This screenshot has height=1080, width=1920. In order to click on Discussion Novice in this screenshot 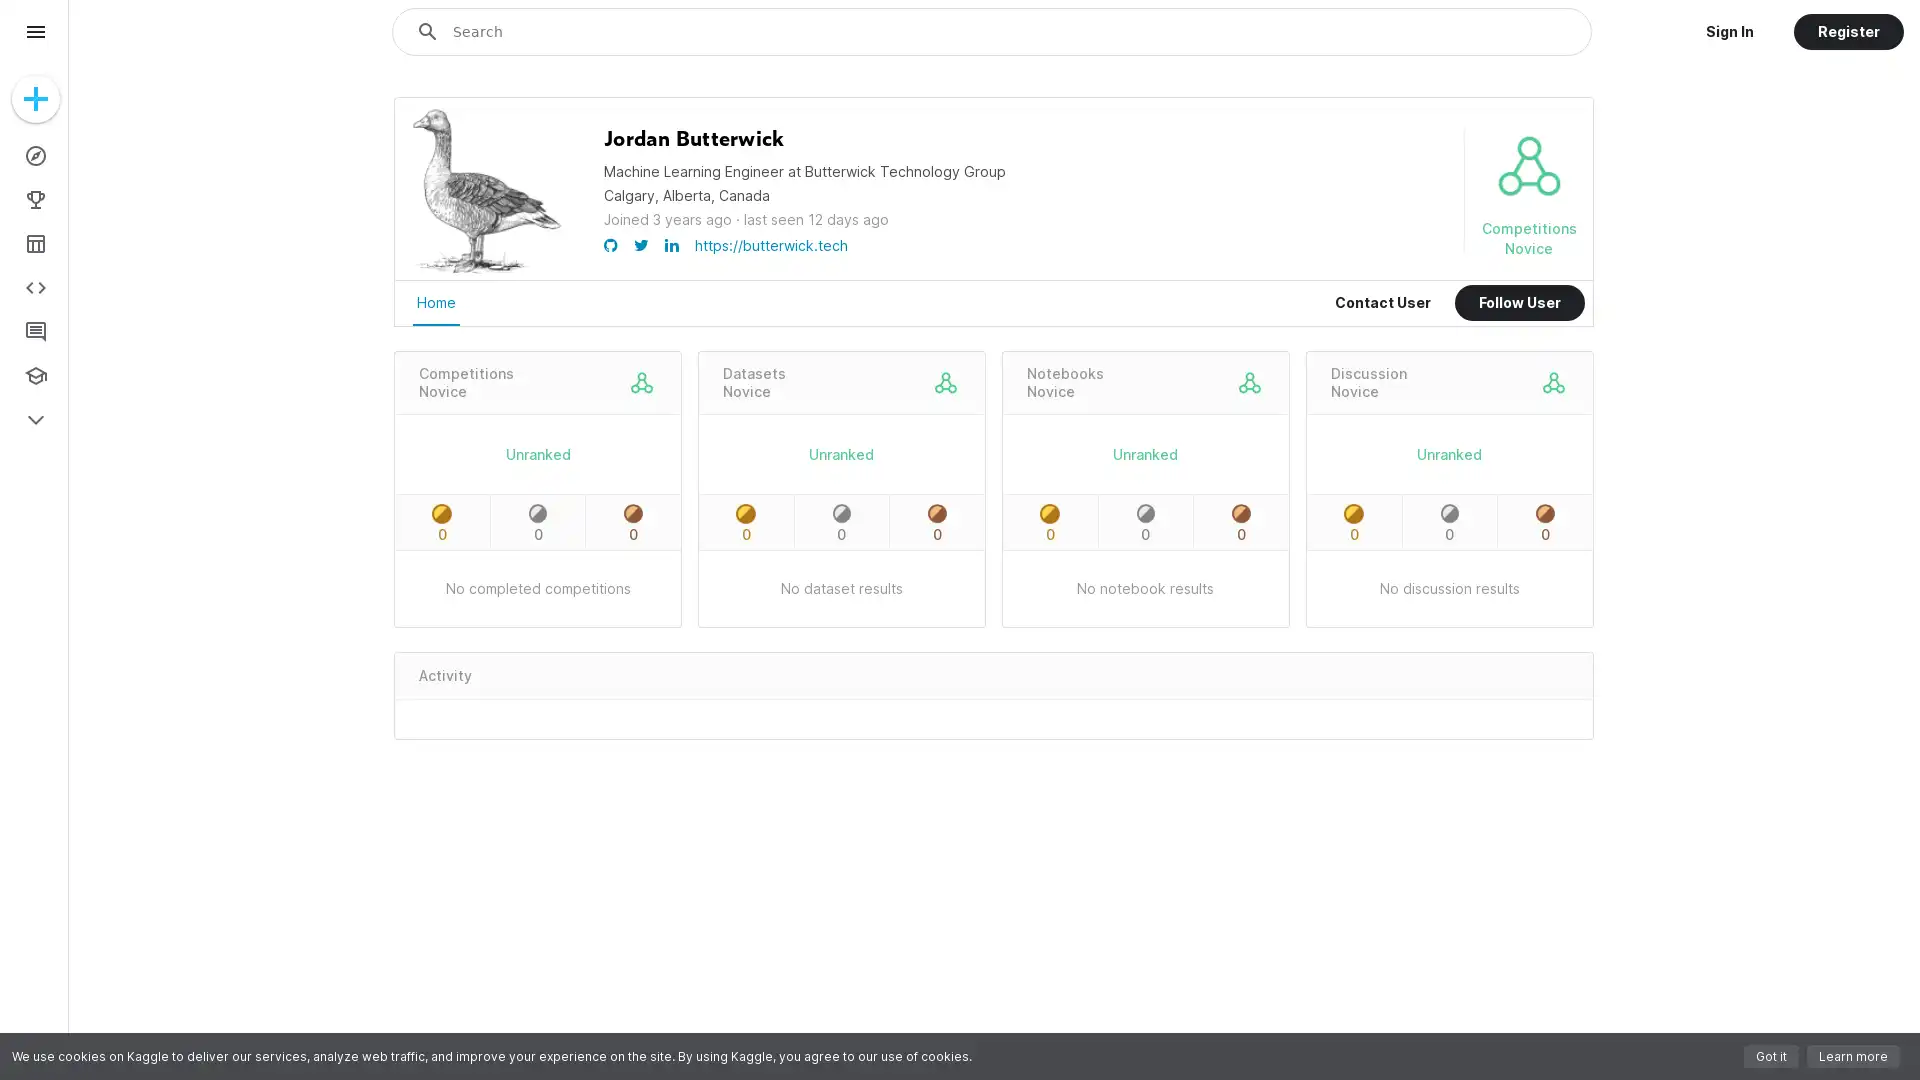, I will do `click(1367, 382)`.